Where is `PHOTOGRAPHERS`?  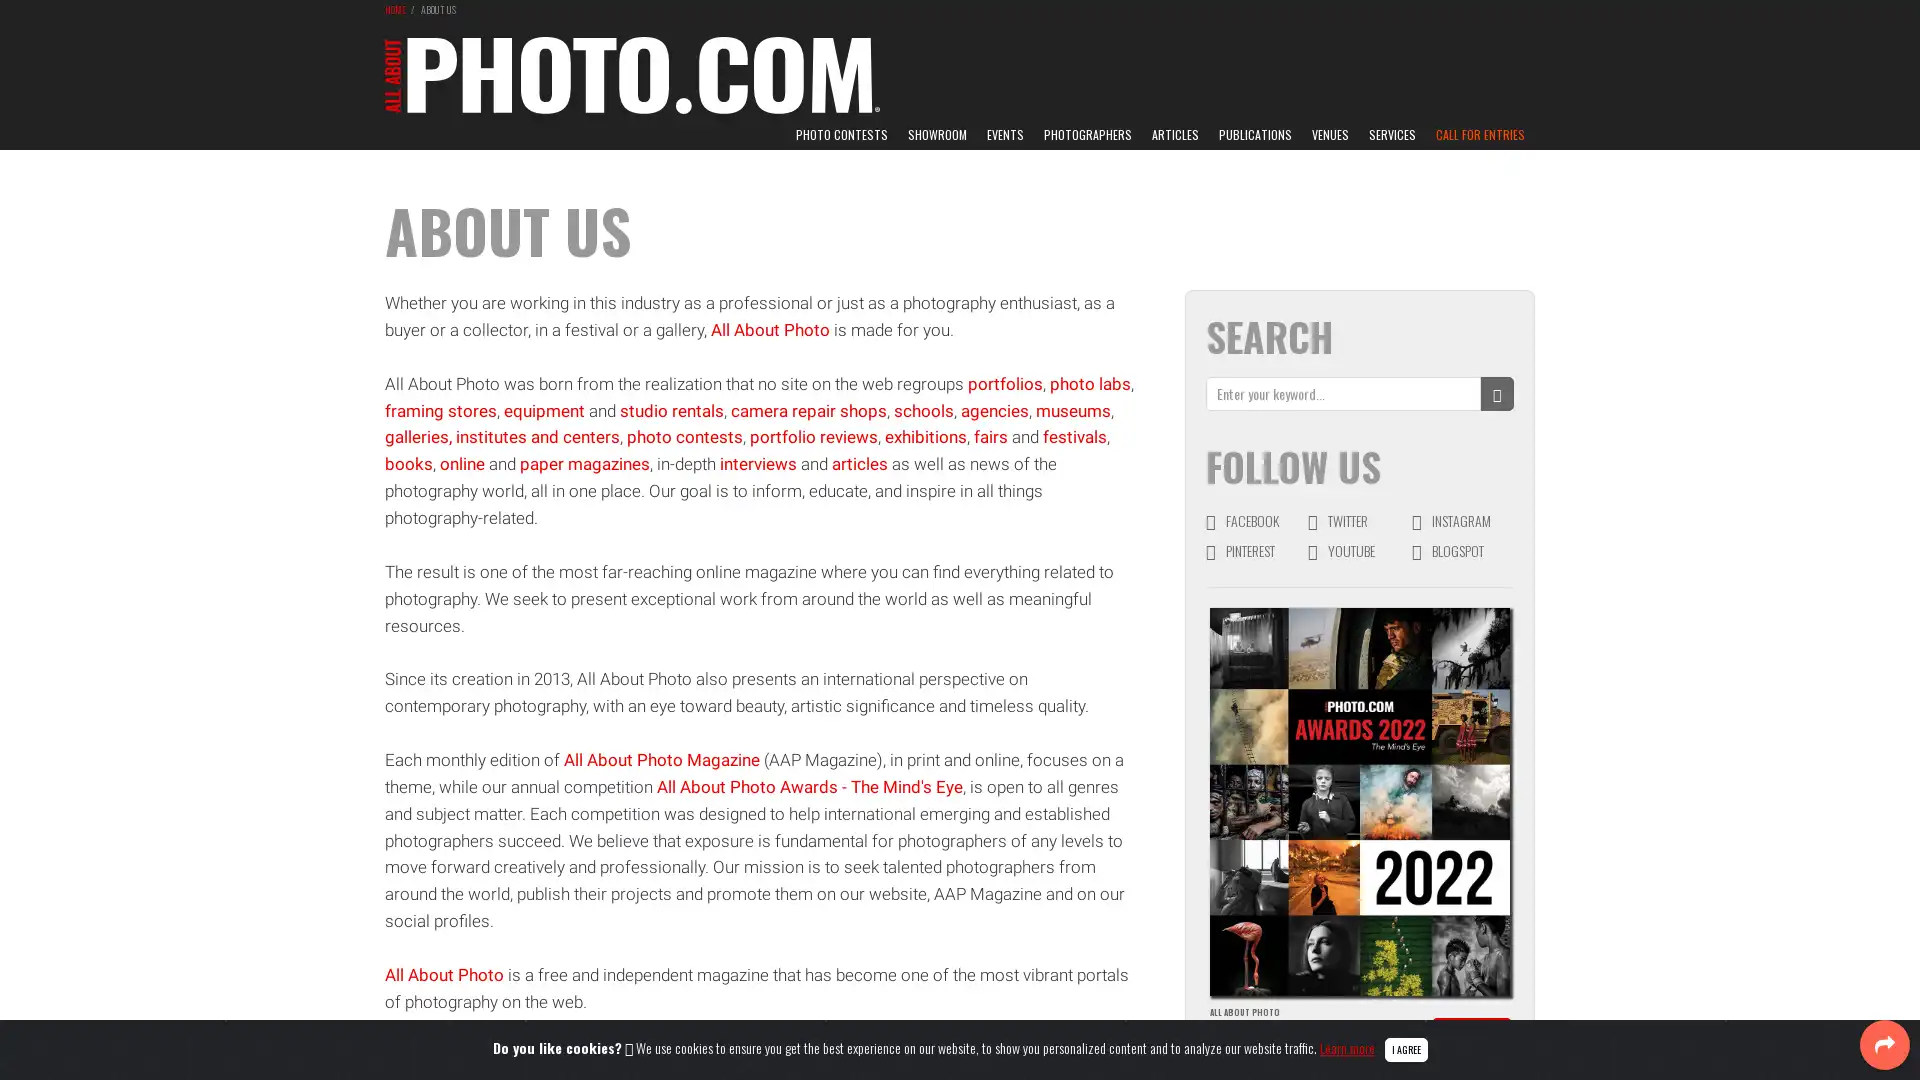
PHOTOGRAPHERS is located at coordinates (1087, 135).